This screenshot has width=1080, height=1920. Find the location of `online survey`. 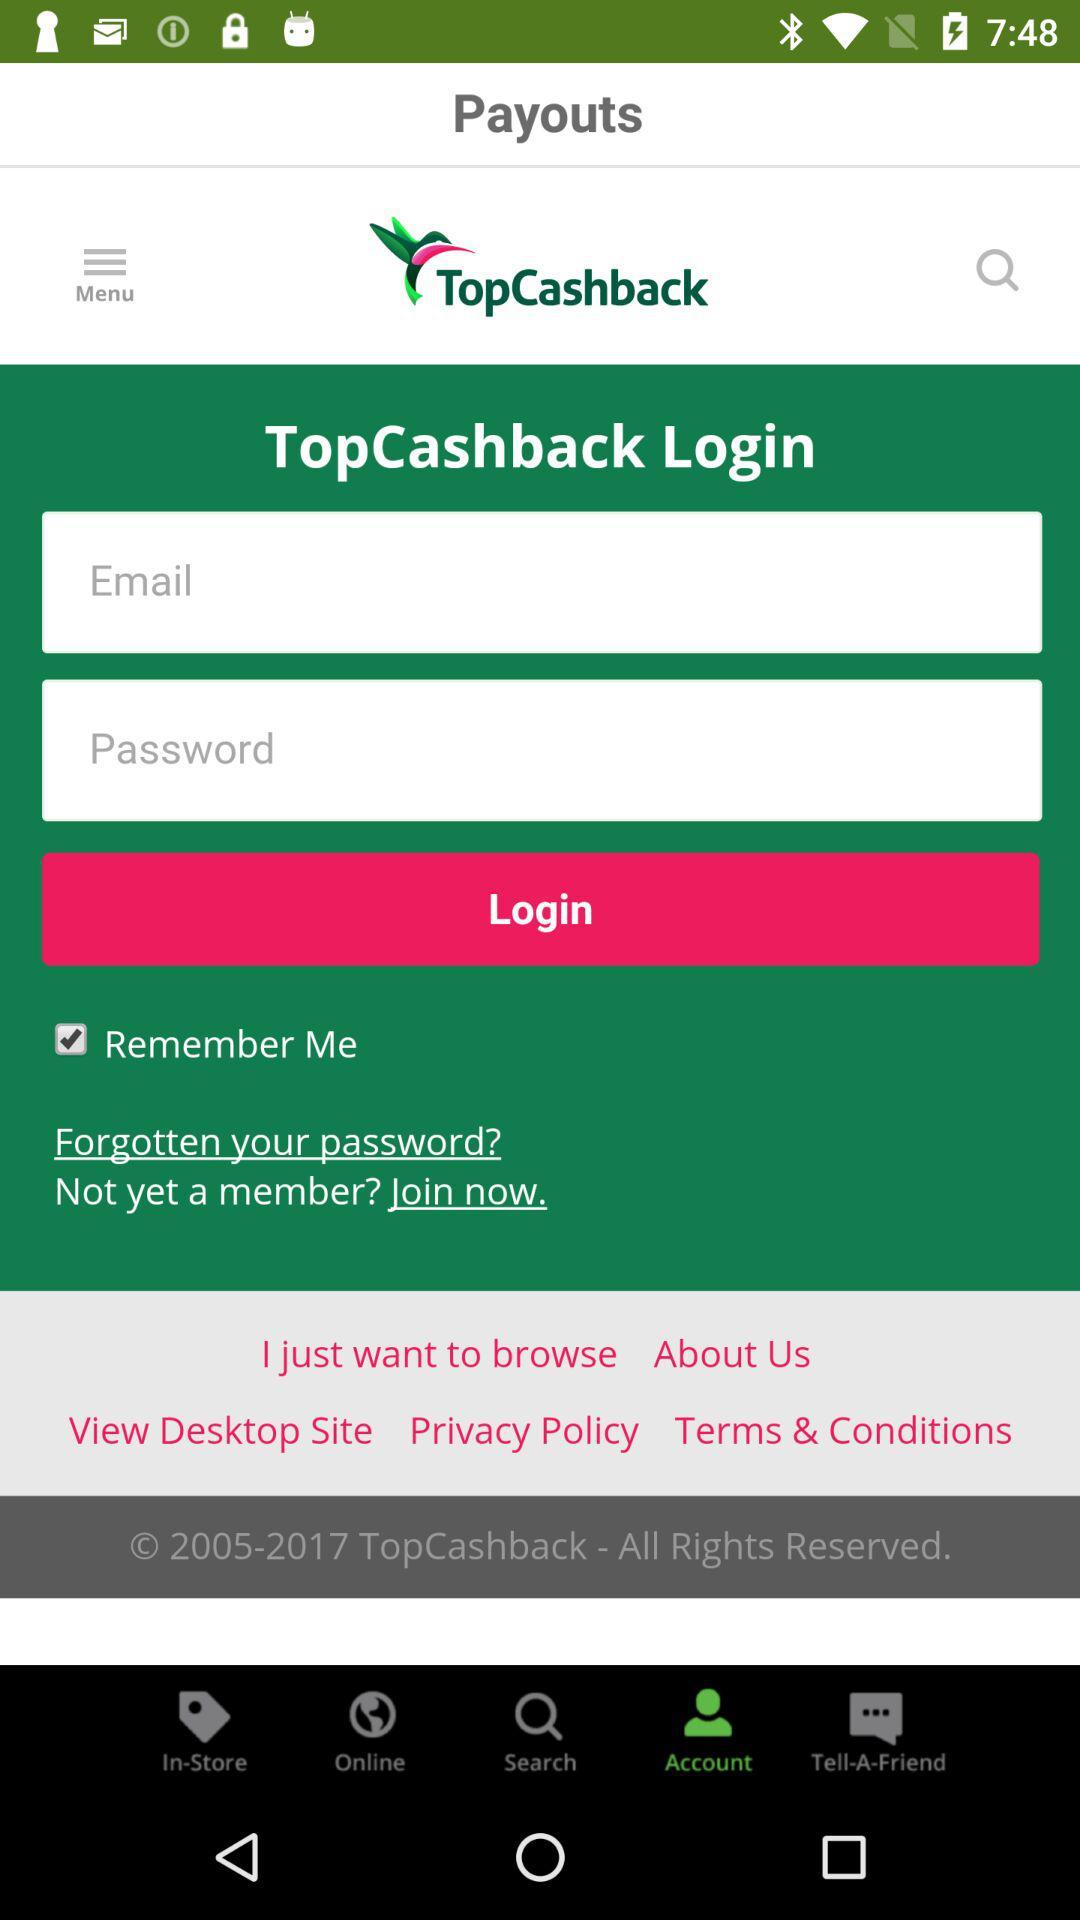

online survey is located at coordinates (371, 1728).